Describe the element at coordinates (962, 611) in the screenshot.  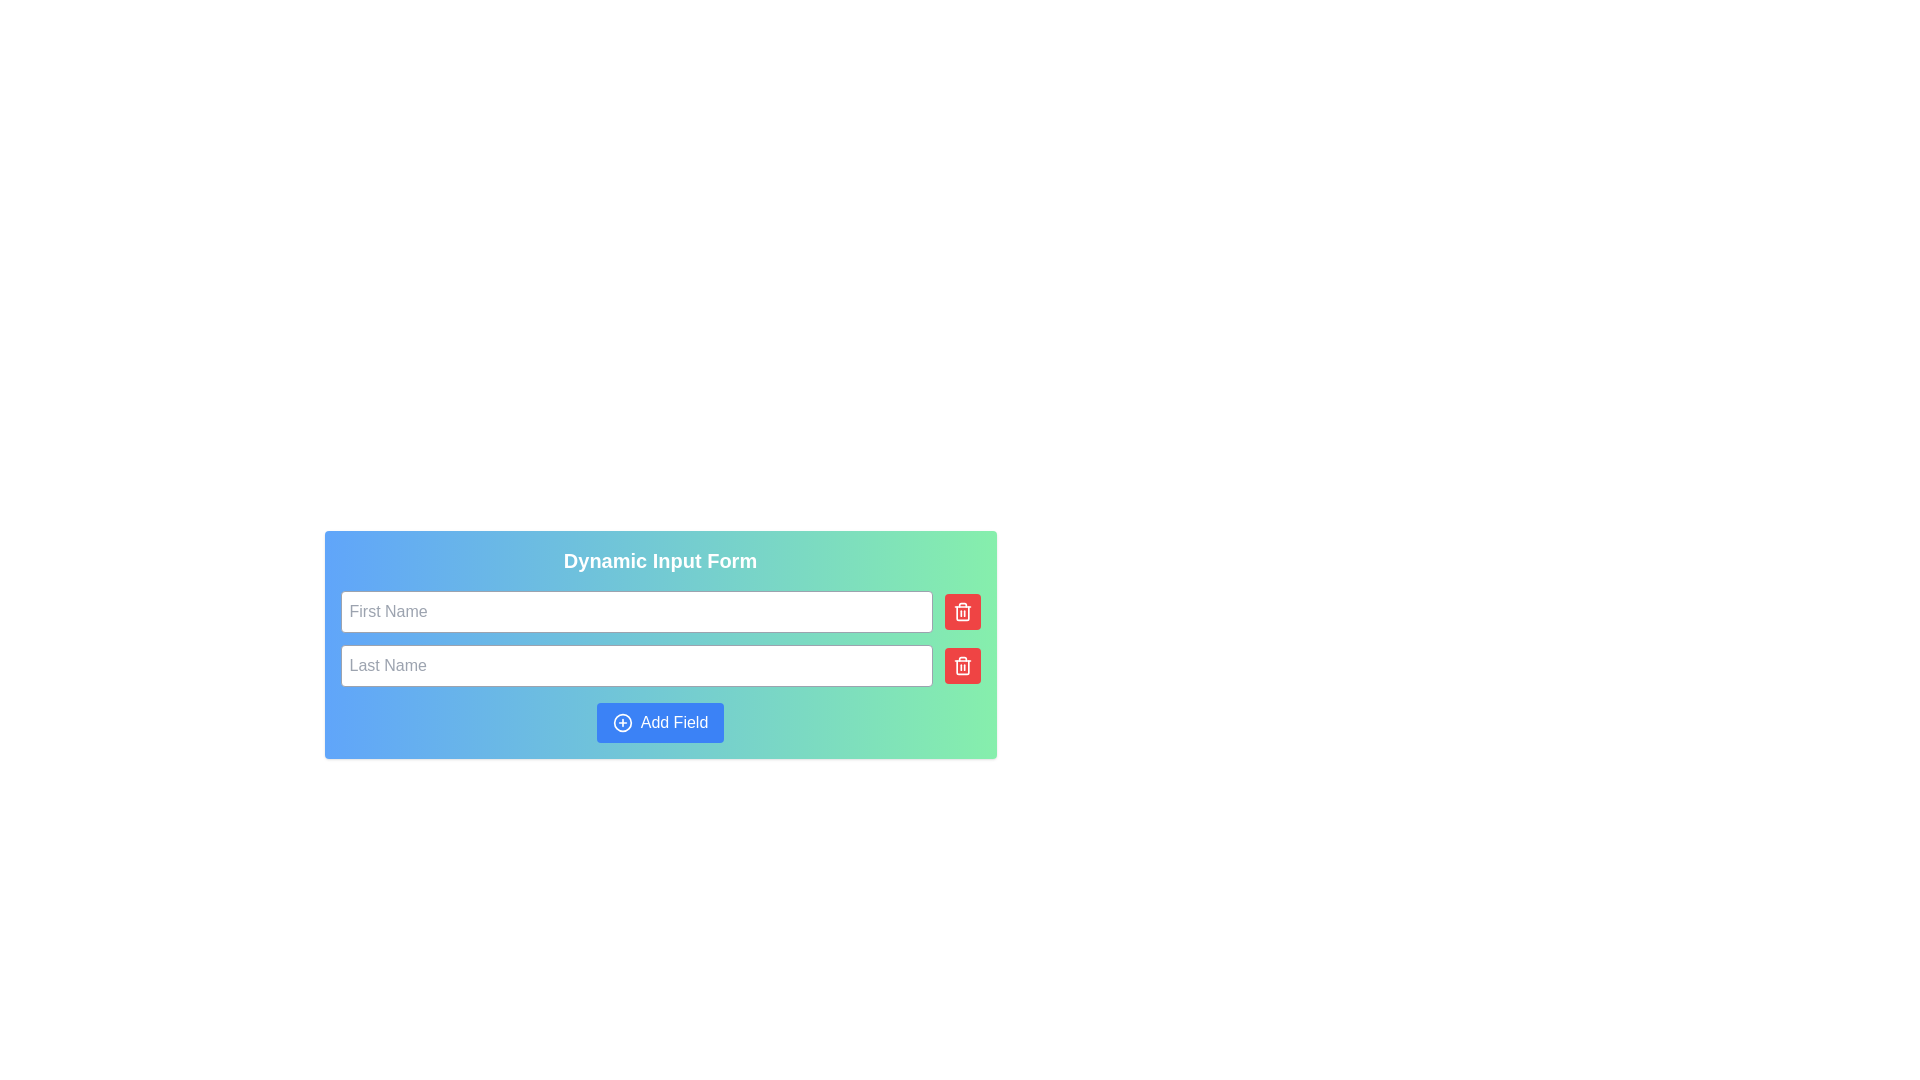
I see `the trash bin icon located within the red square-shaped delete button on the far right of the text input field in the second row of the form` at that location.